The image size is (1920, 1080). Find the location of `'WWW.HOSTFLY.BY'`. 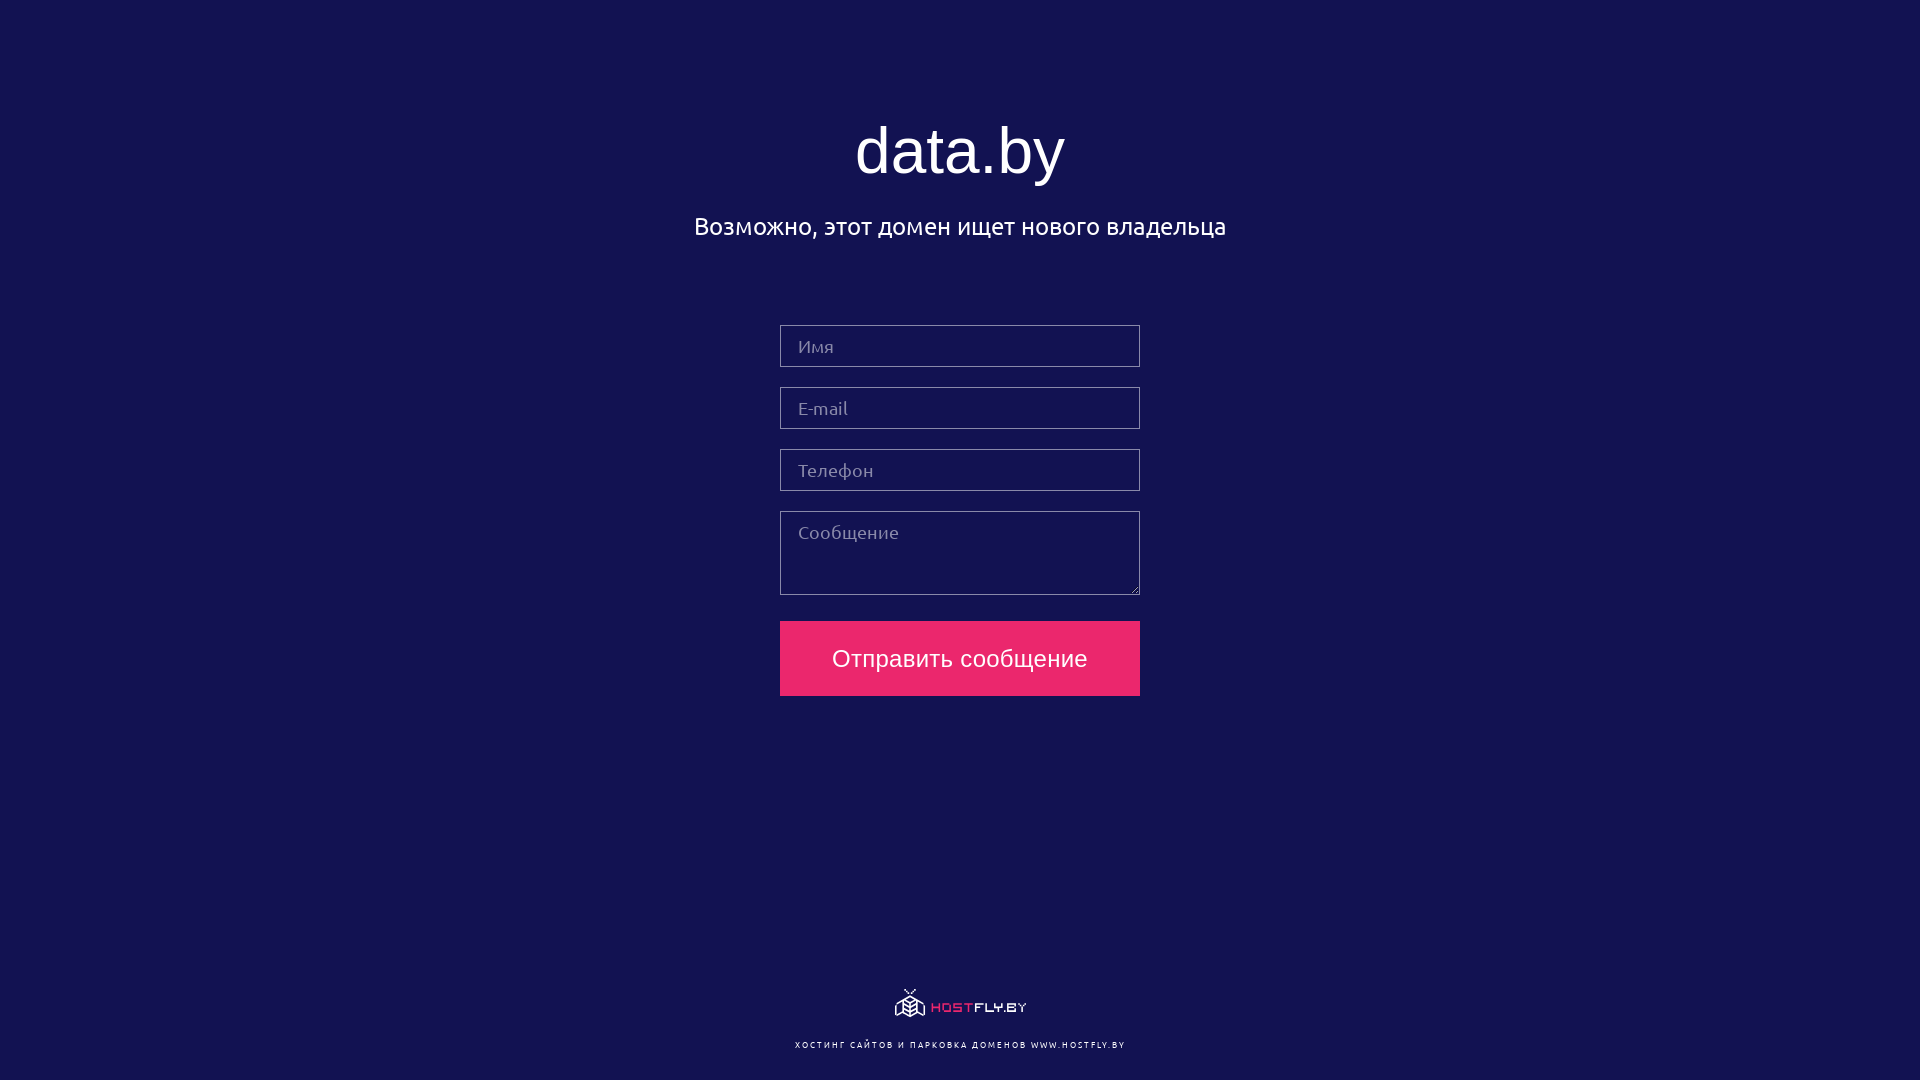

'WWW.HOSTFLY.BY' is located at coordinates (1076, 1043).